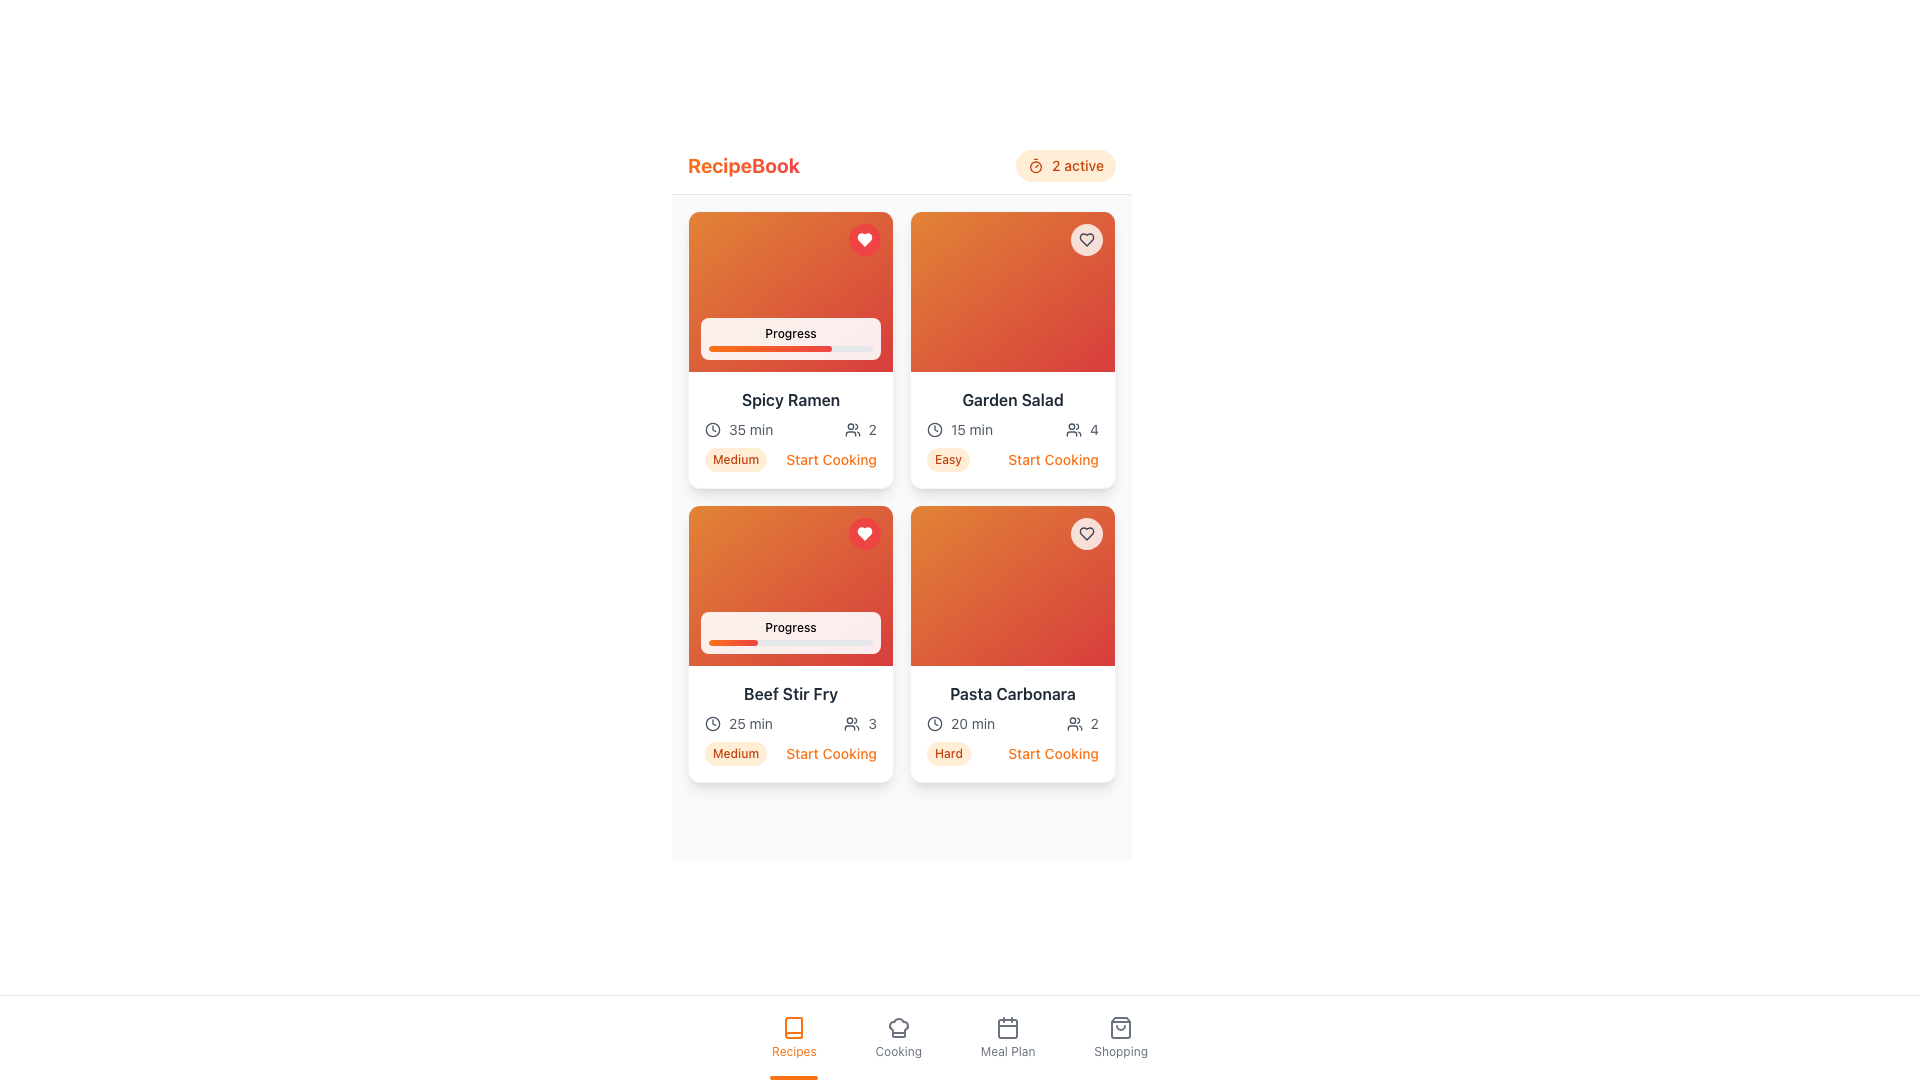 The image size is (1920, 1080). I want to click on the book icon button in the bottom navigation bar, so click(793, 1028).